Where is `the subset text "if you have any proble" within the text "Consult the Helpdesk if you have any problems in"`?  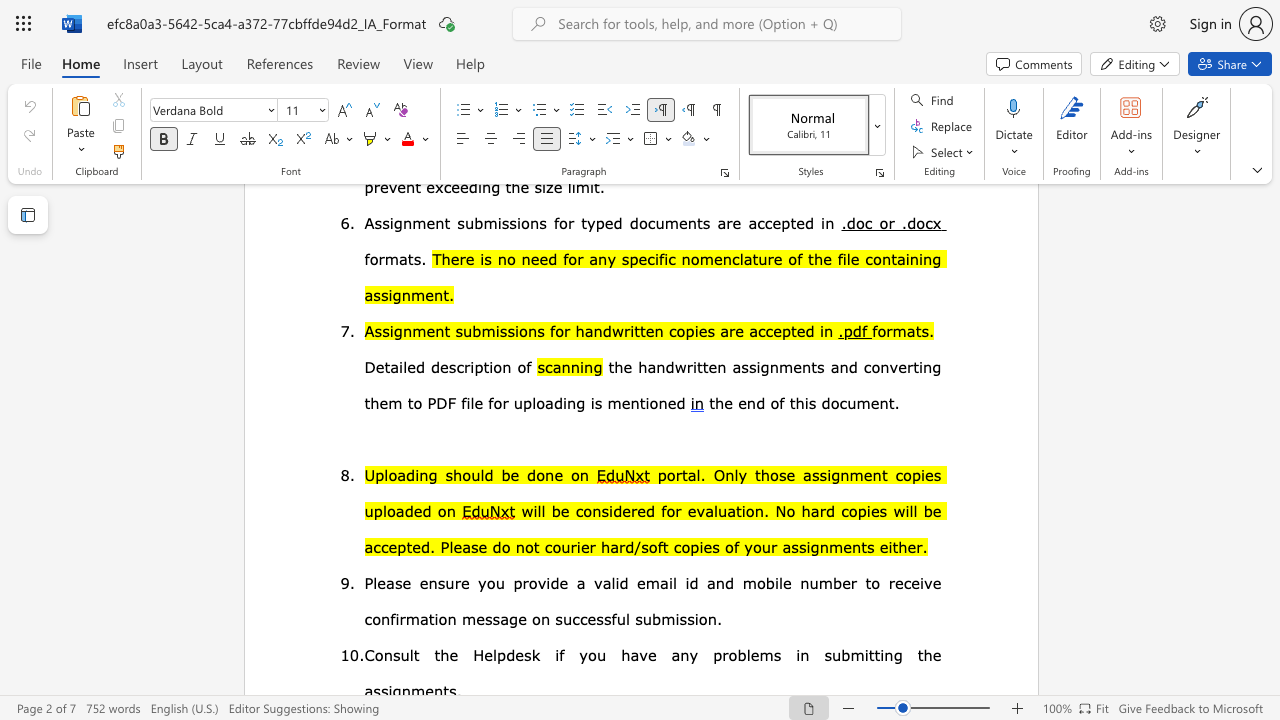
the subset text "if you have any proble" within the text "Consult the Helpdesk if you have any problems in" is located at coordinates (555, 654).